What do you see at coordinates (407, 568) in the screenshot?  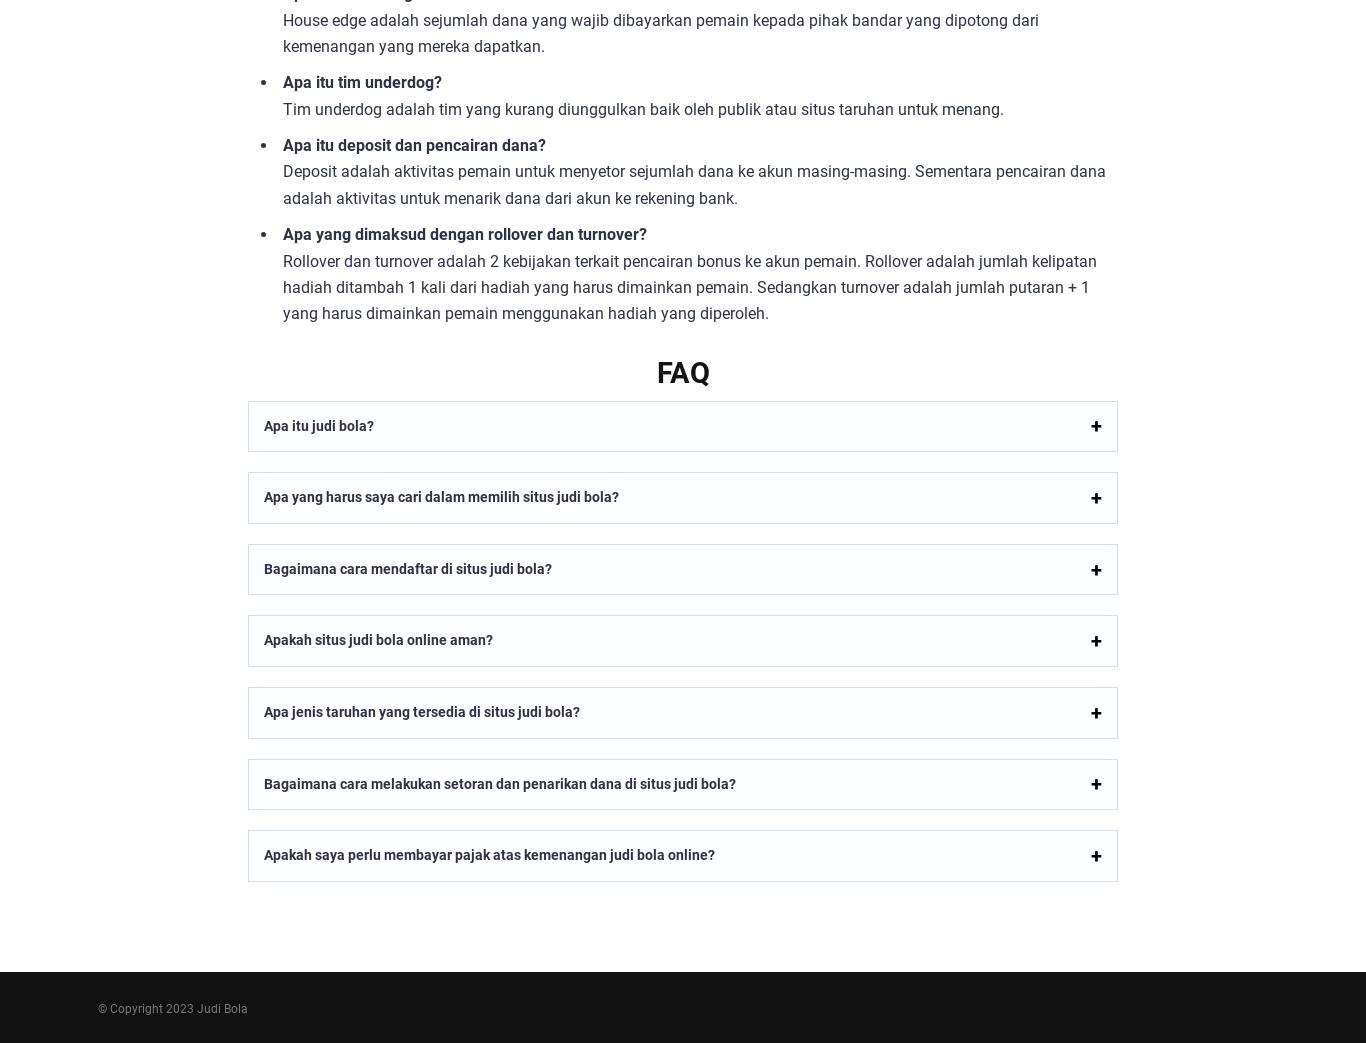 I see `'Bagaimana cara mendaftar di situs judi bola?'` at bounding box center [407, 568].